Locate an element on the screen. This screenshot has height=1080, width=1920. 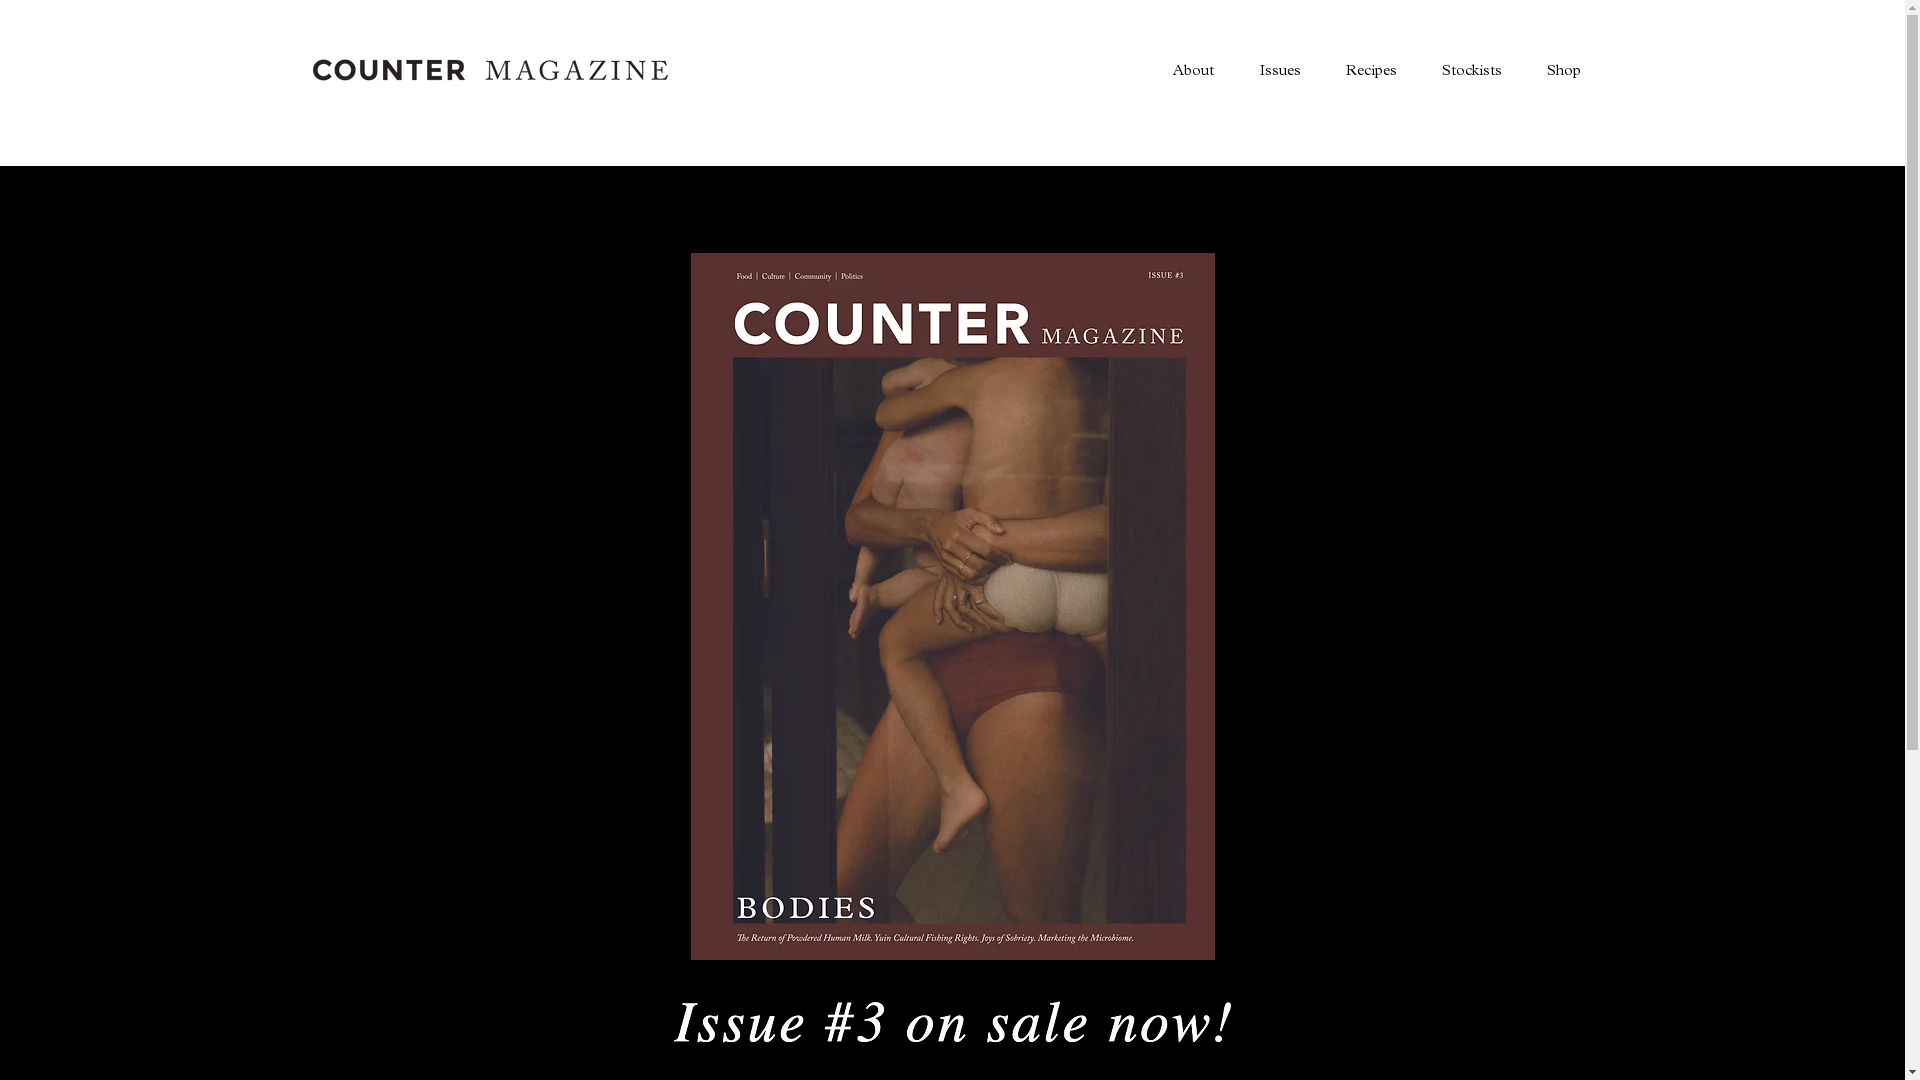
'Shop' is located at coordinates (1562, 68).